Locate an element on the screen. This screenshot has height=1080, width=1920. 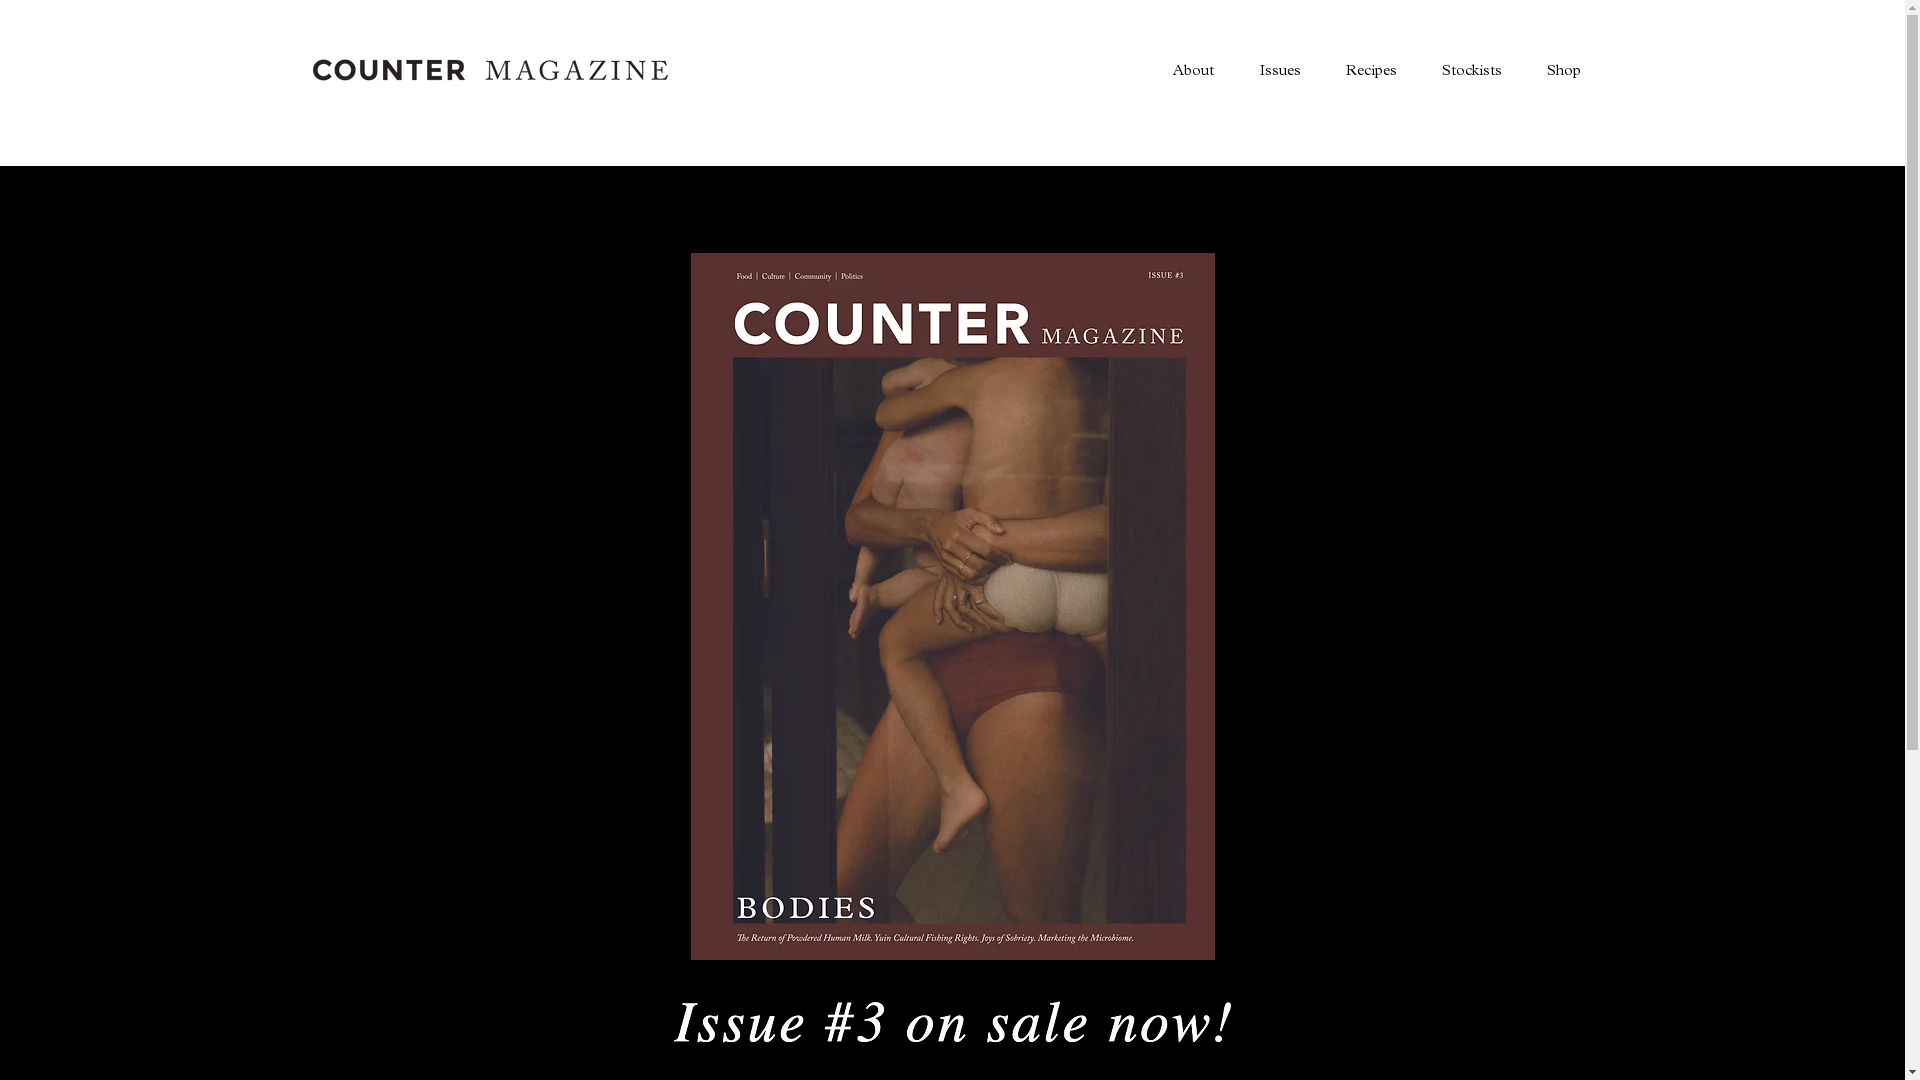
'Shop' is located at coordinates (1562, 68).